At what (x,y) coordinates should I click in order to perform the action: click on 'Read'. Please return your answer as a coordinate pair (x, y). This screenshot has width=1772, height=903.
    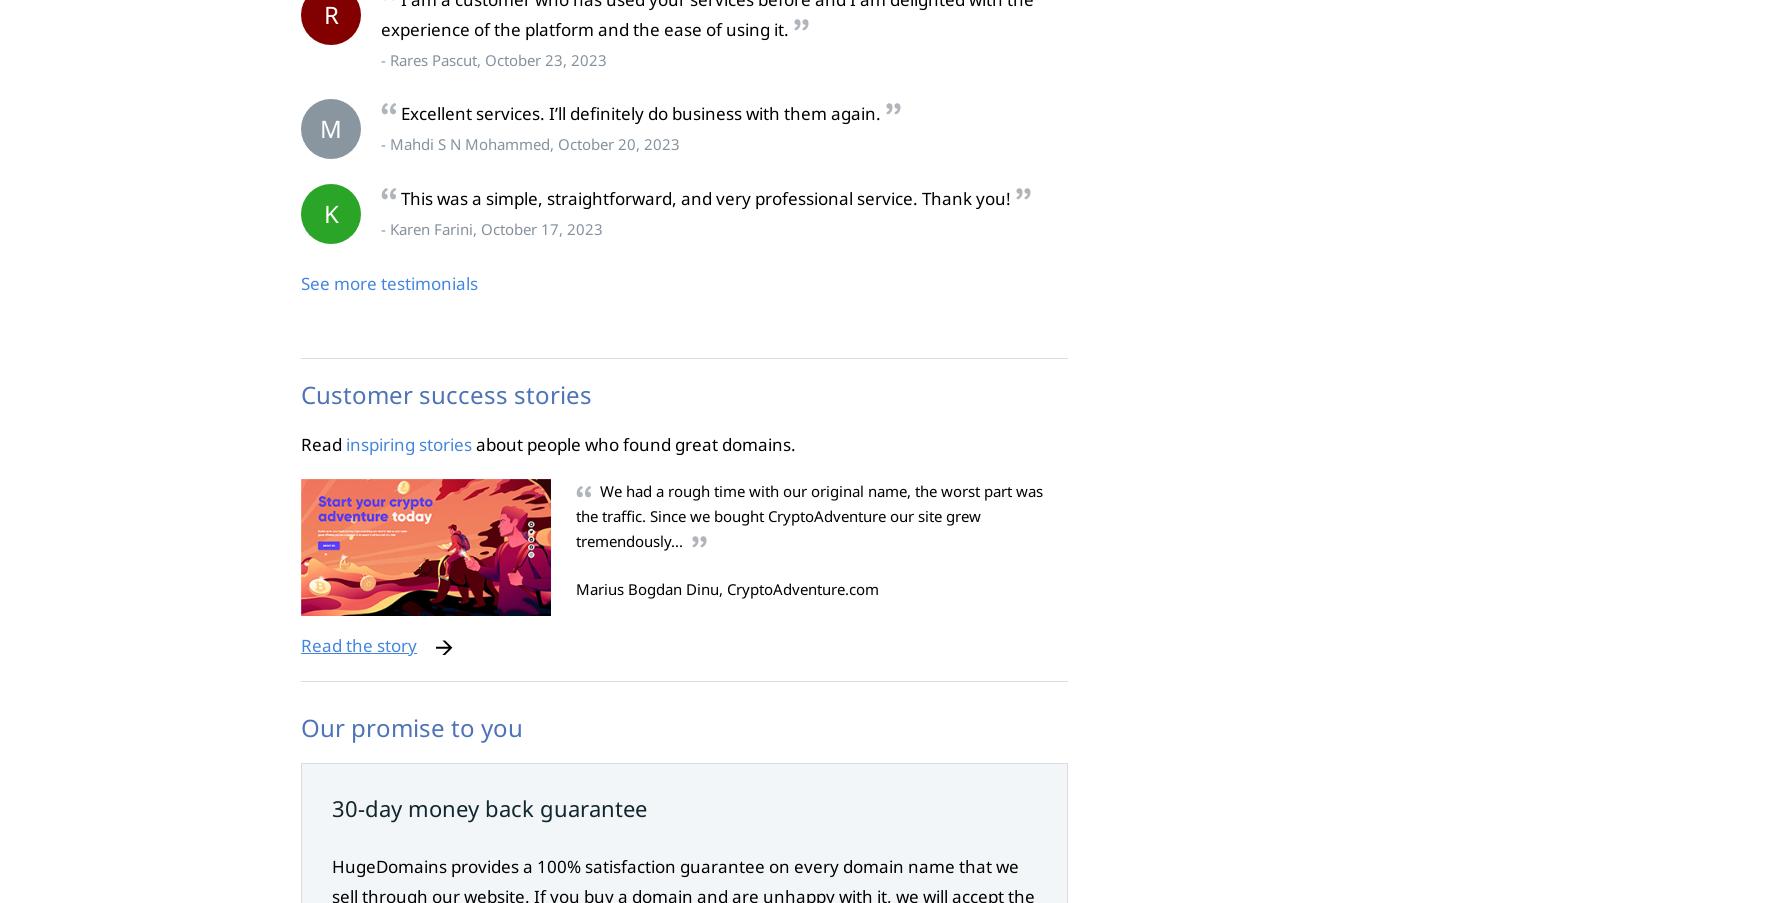
    Looking at the image, I should click on (300, 442).